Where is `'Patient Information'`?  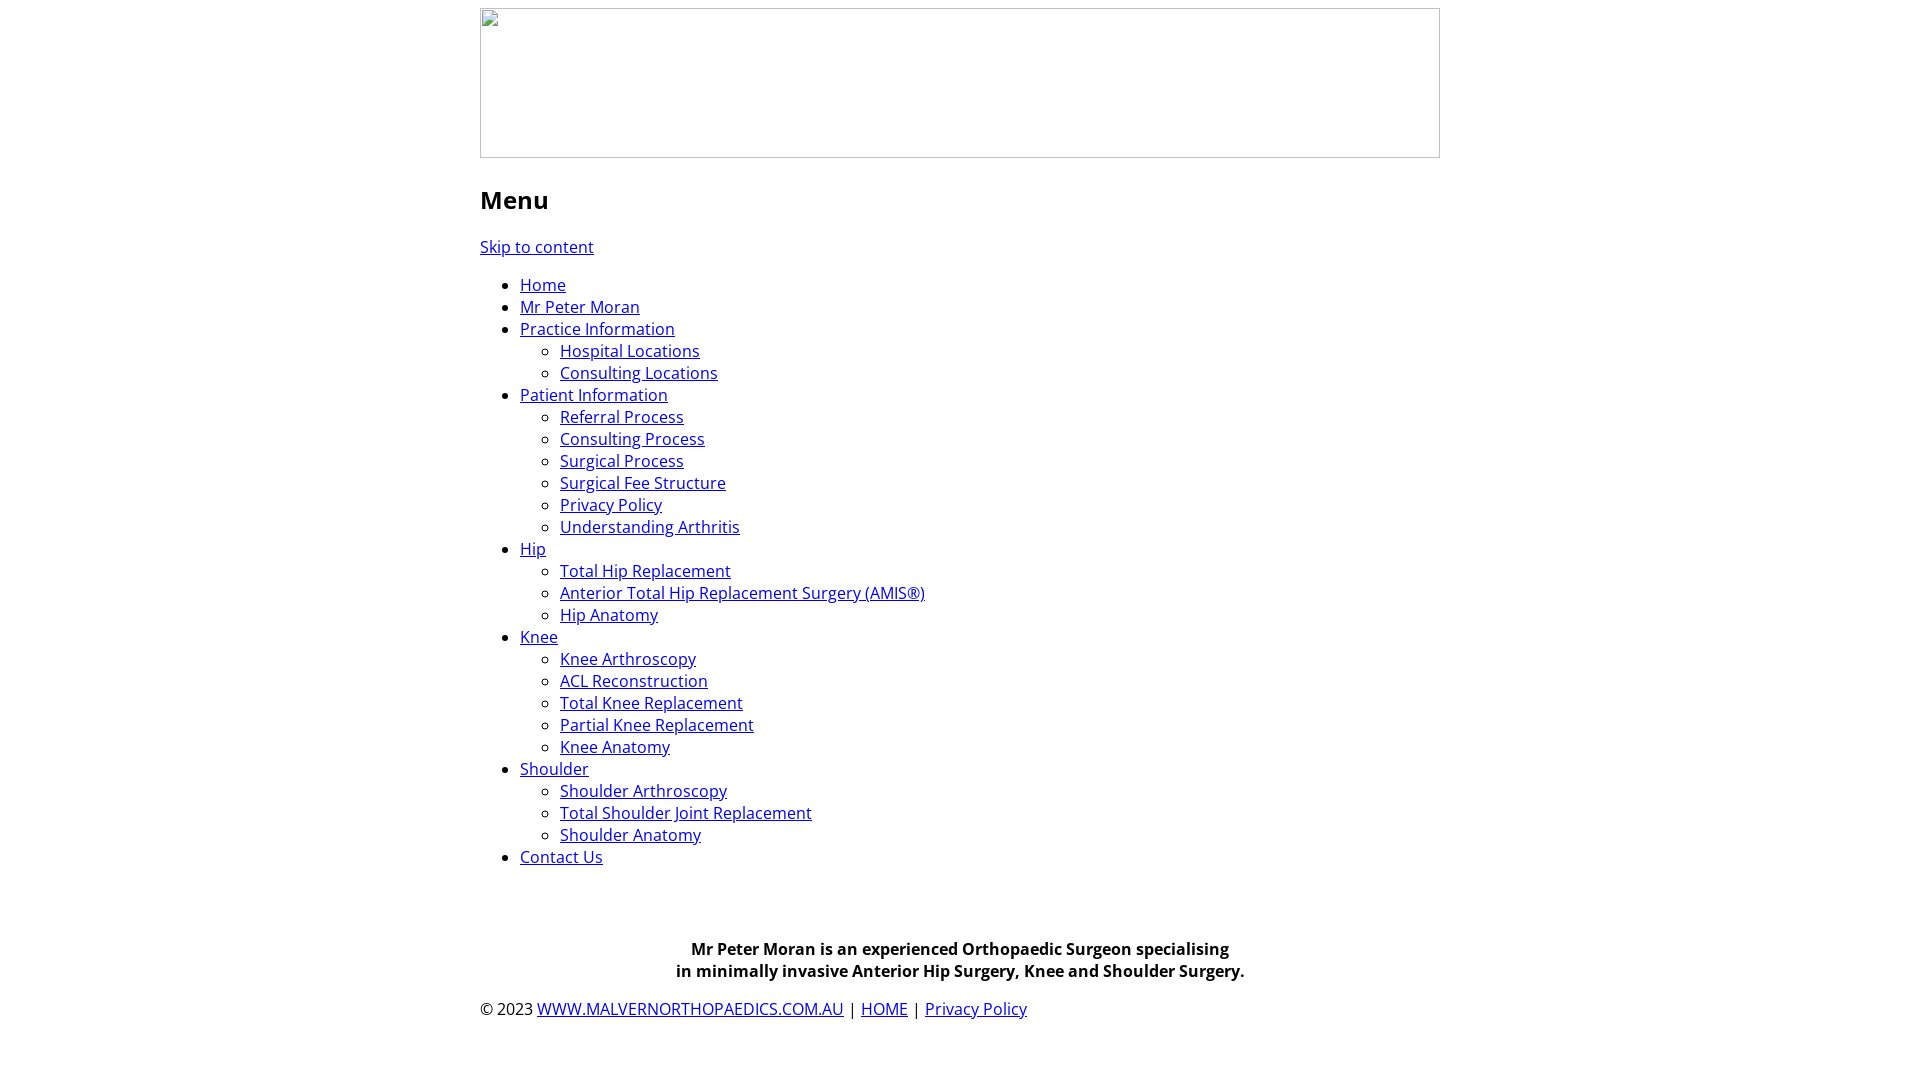 'Patient Information' is located at coordinates (593, 394).